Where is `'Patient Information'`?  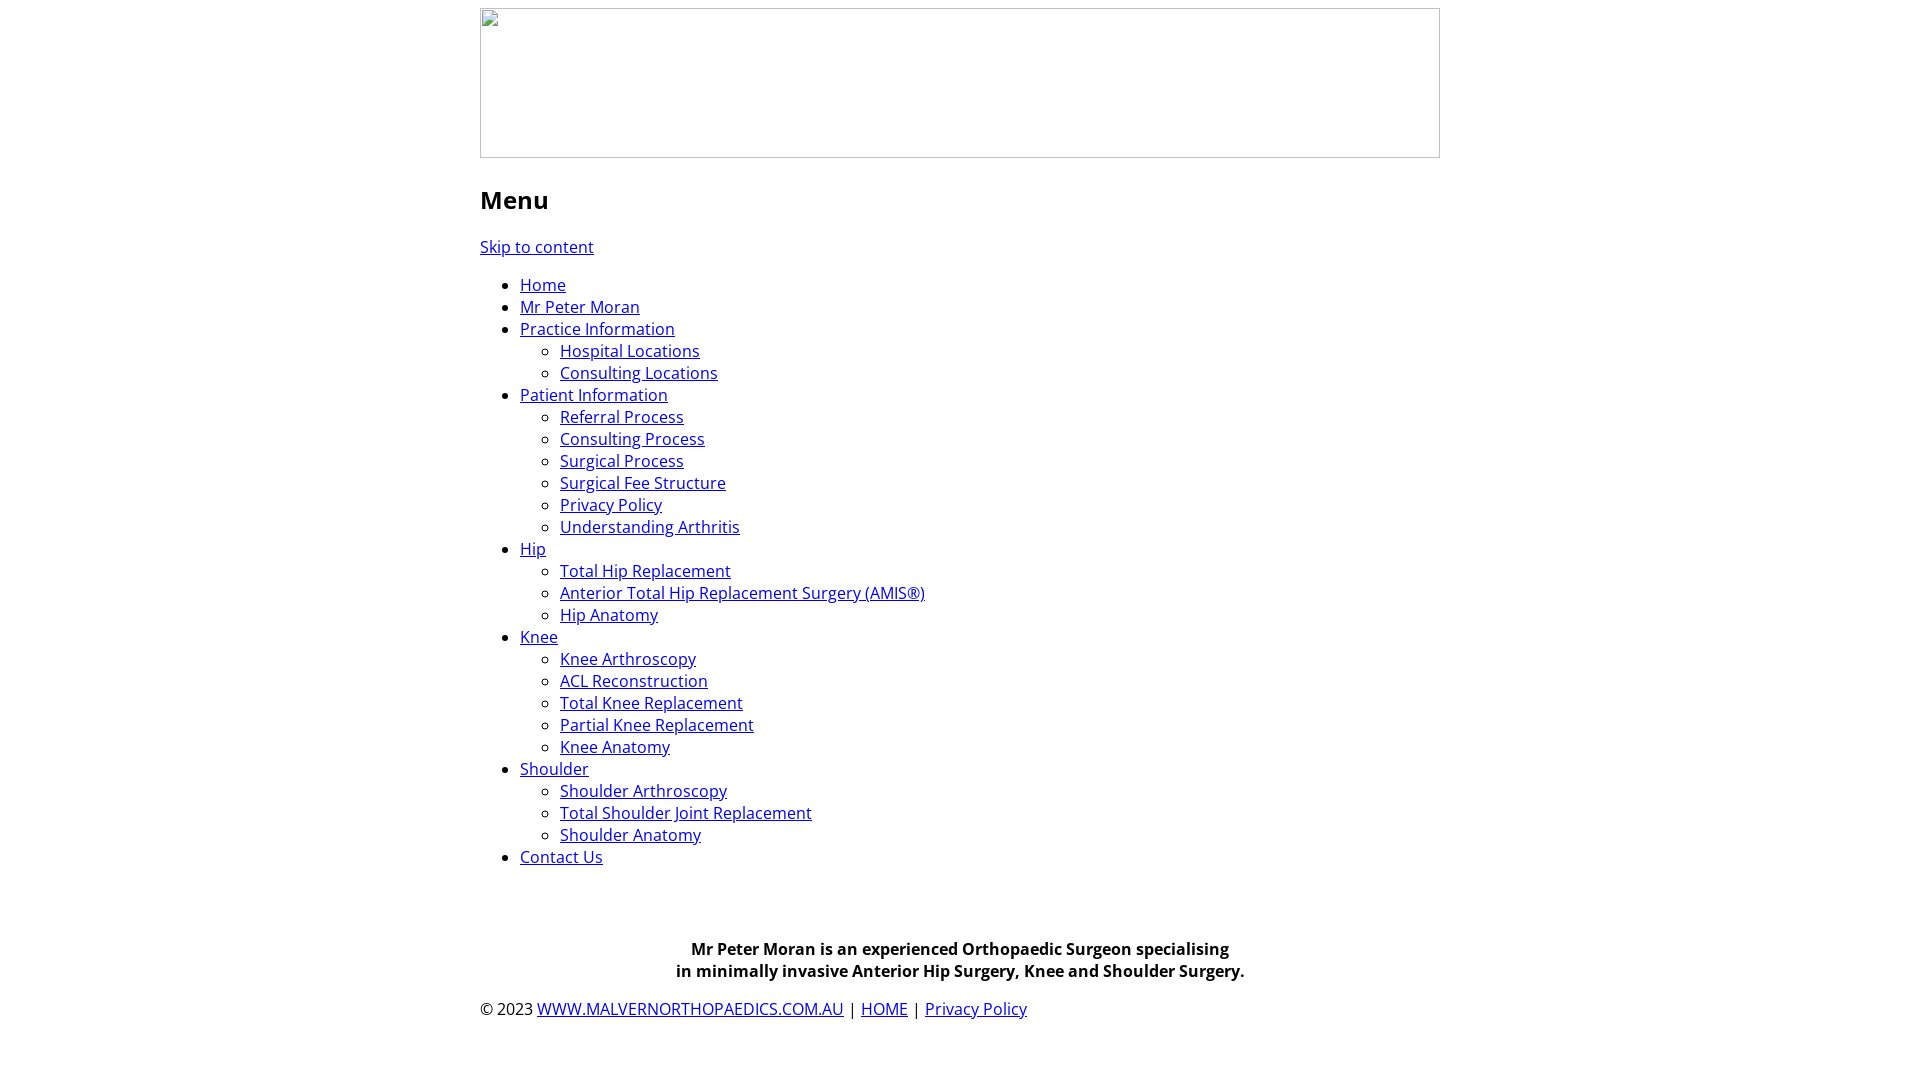 'Patient Information' is located at coordinates (593, 394).